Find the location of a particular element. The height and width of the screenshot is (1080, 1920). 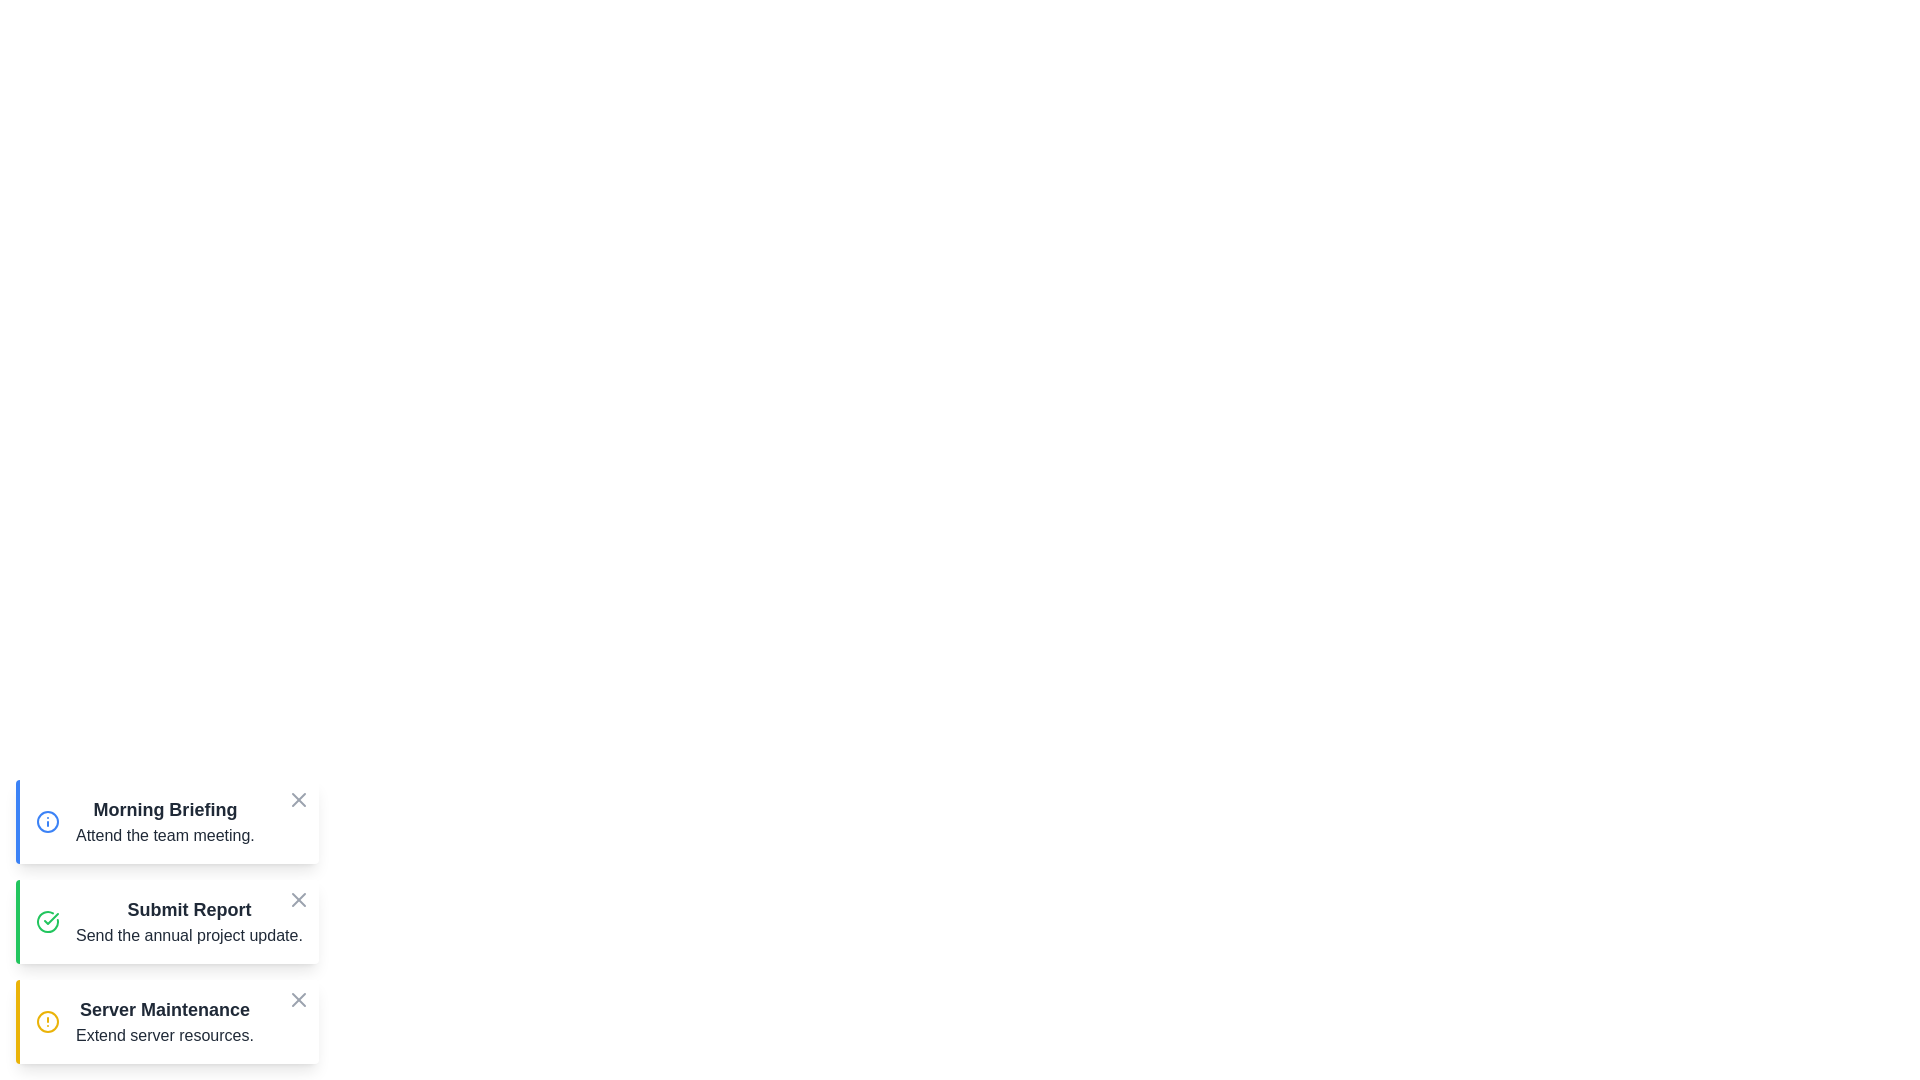

the small, square-shaped close button resembling an 'X' located at the top-right corner of the 'Submit Report' box is located at coordinates (297, 903).